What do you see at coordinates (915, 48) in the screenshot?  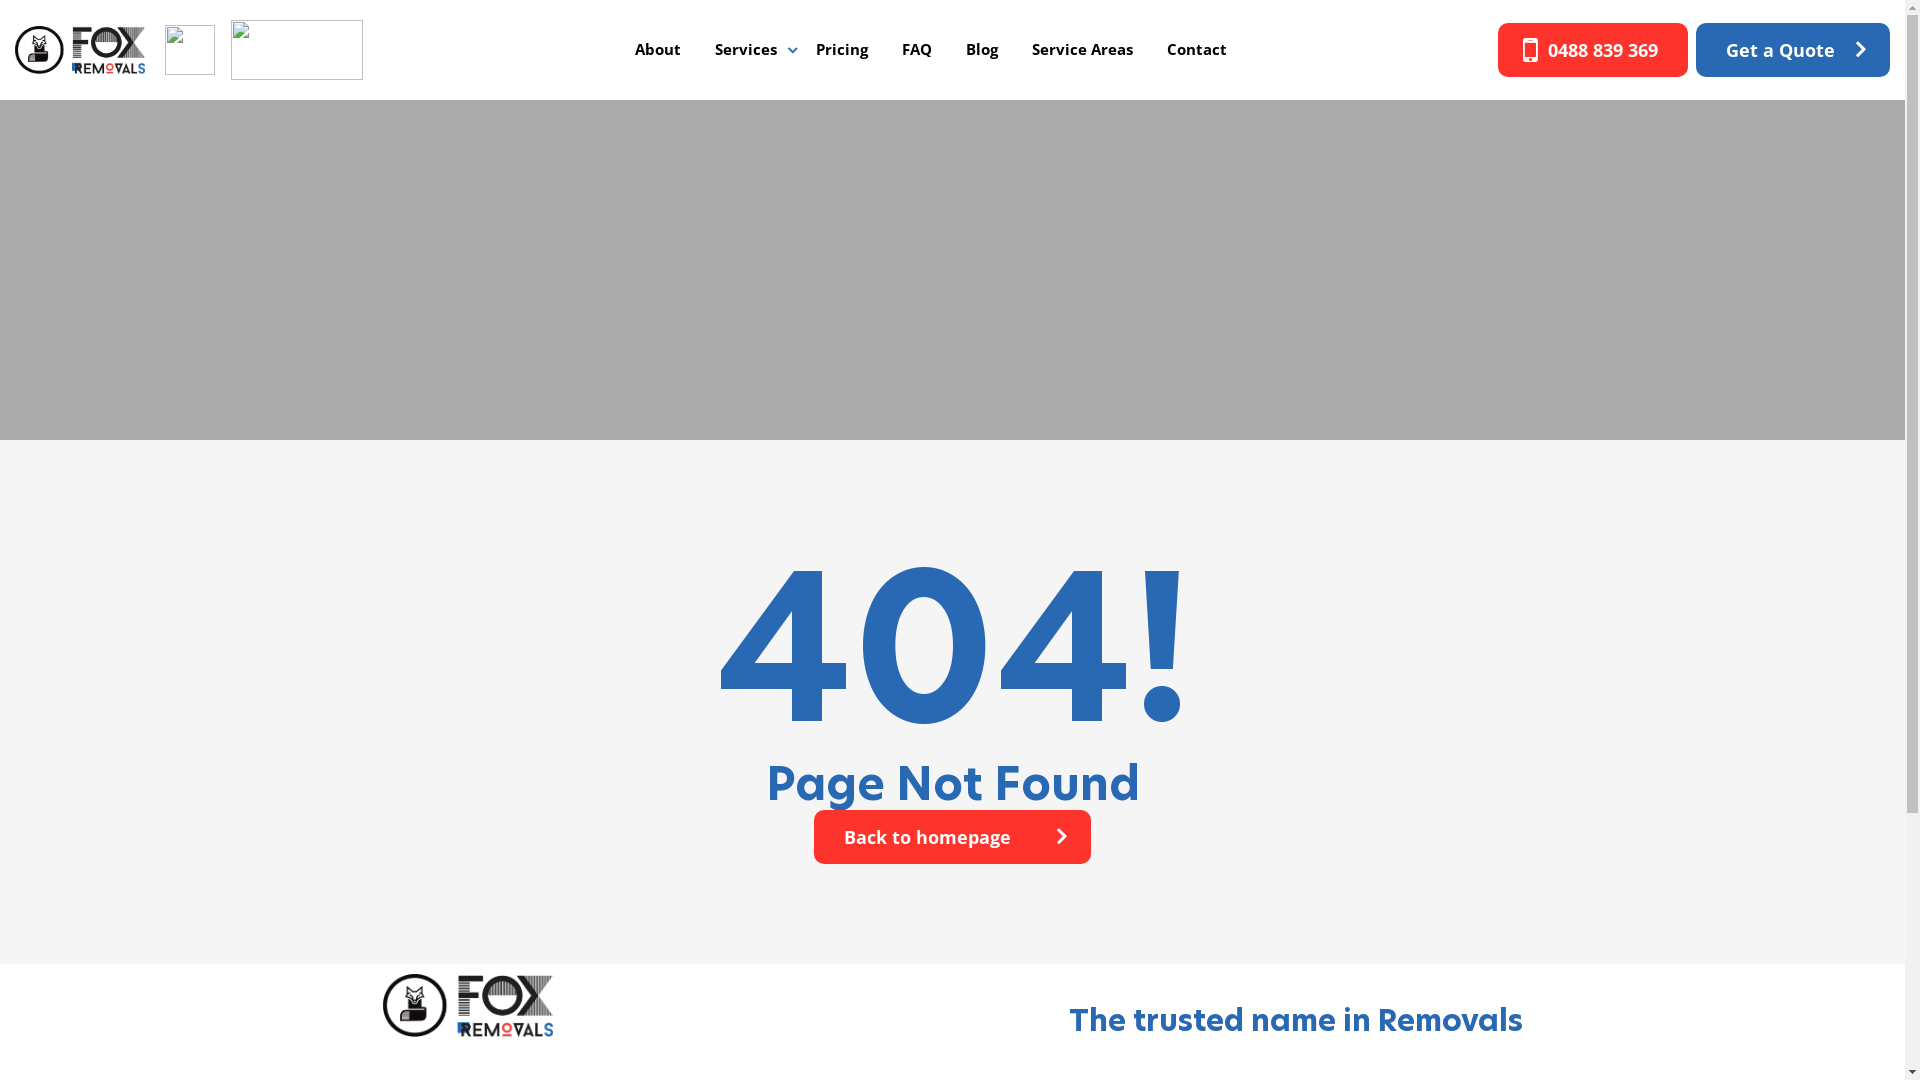 I see `'FAQ'` at bounding box center [915, 48].